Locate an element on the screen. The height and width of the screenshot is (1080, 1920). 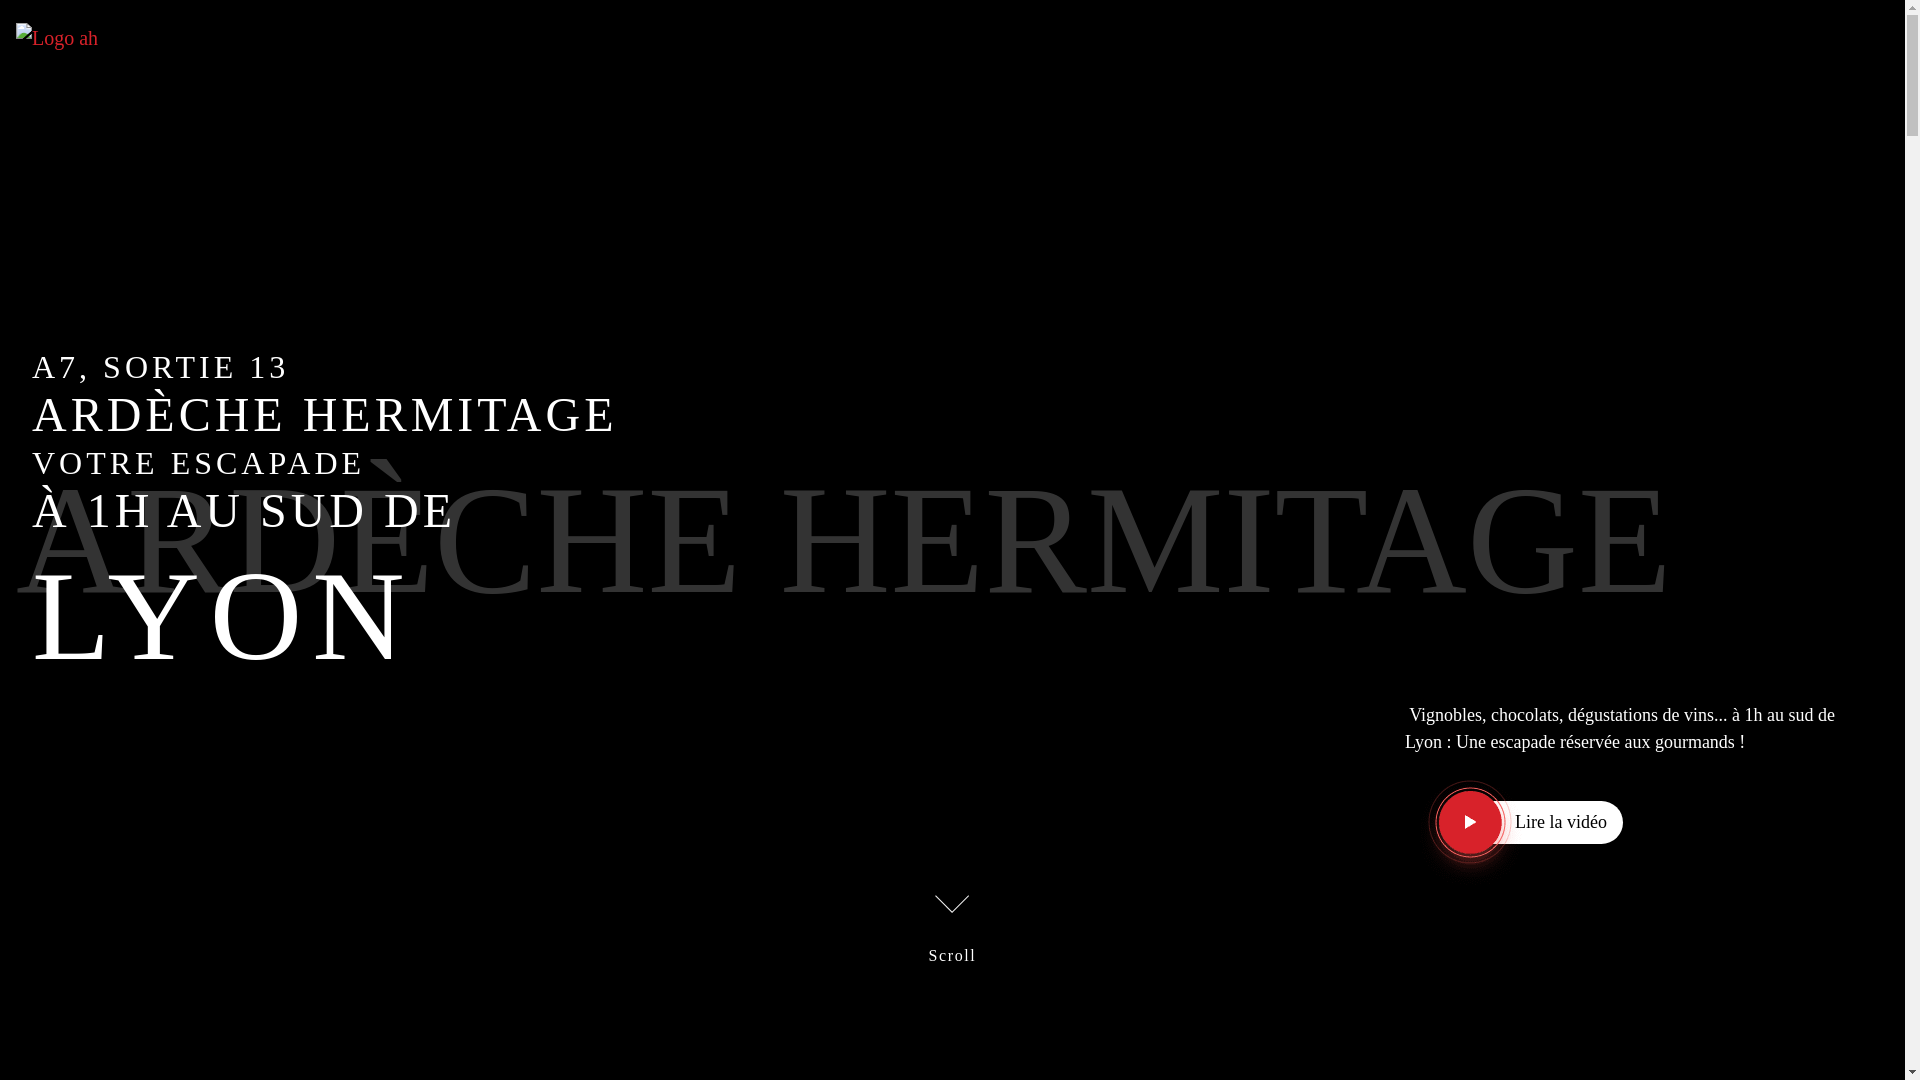
'Scroll' is located at coordinates (952, 925).